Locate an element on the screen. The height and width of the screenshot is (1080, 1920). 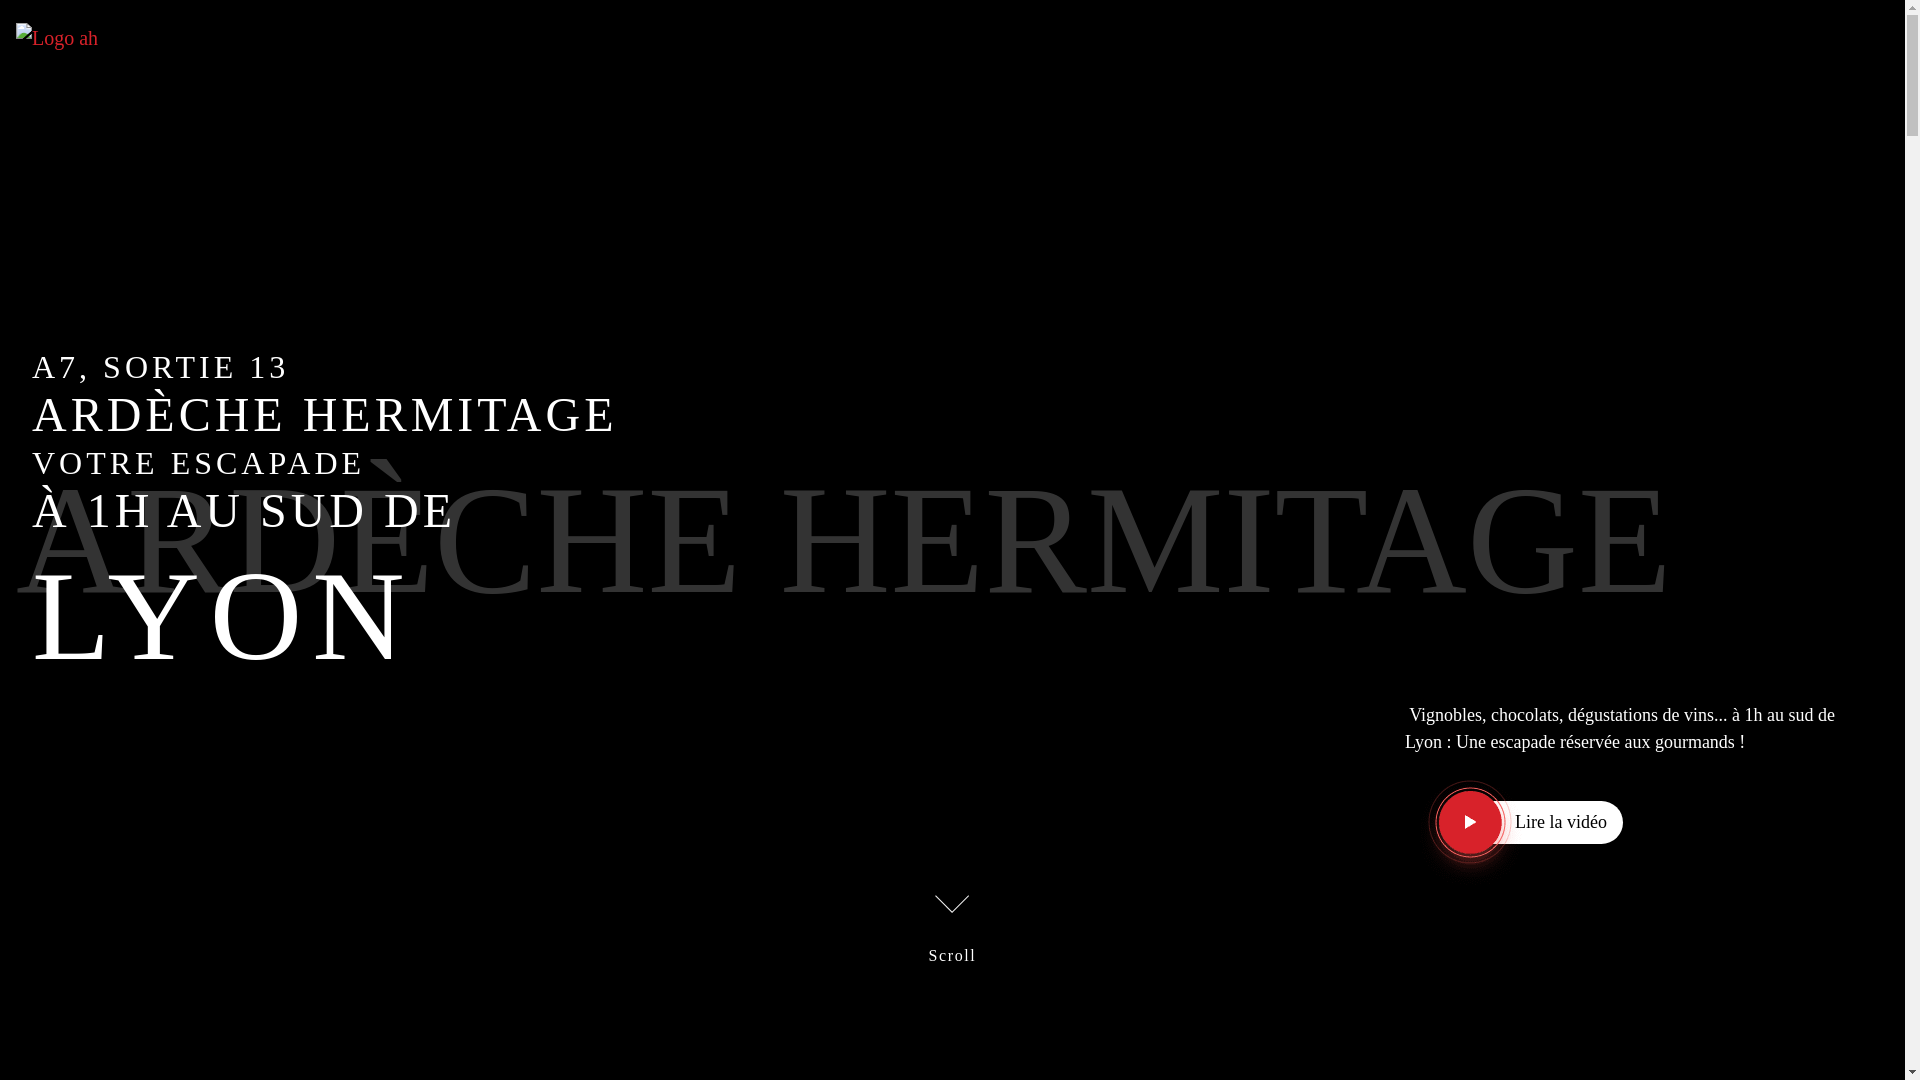
'Scroll' is located at coordinates (952, 925).